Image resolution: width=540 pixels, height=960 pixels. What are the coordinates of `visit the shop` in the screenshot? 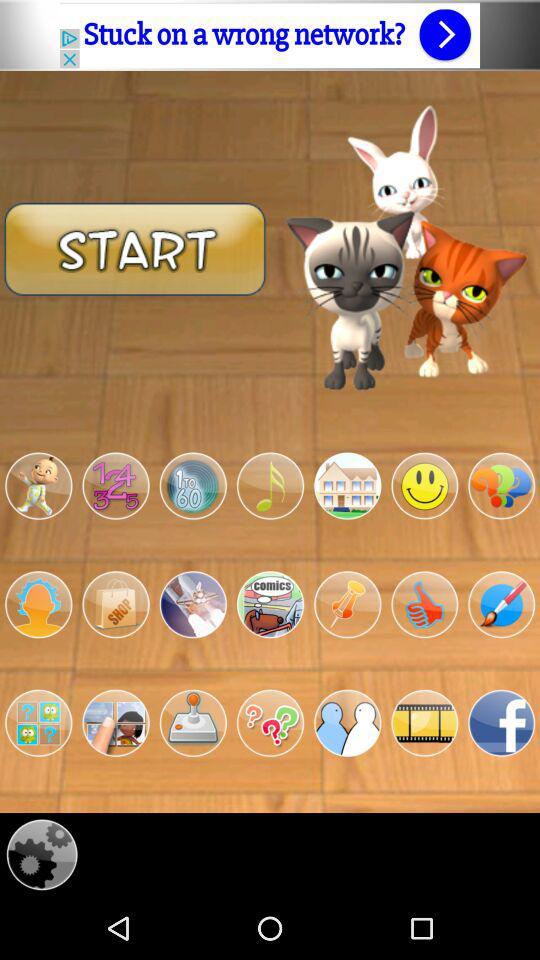 It's located at (115, 603).